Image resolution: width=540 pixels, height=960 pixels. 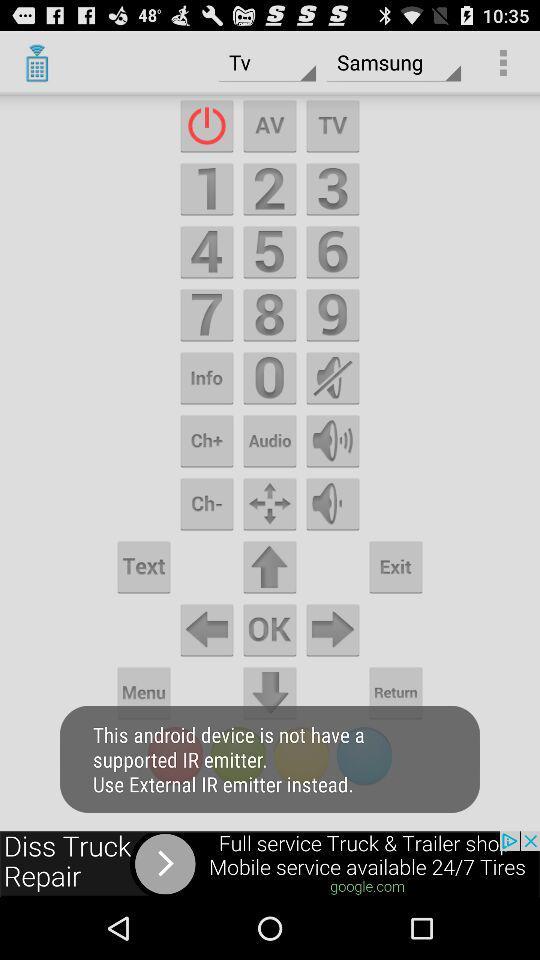 I want to click on the font icon, so click(x=270, y=133).